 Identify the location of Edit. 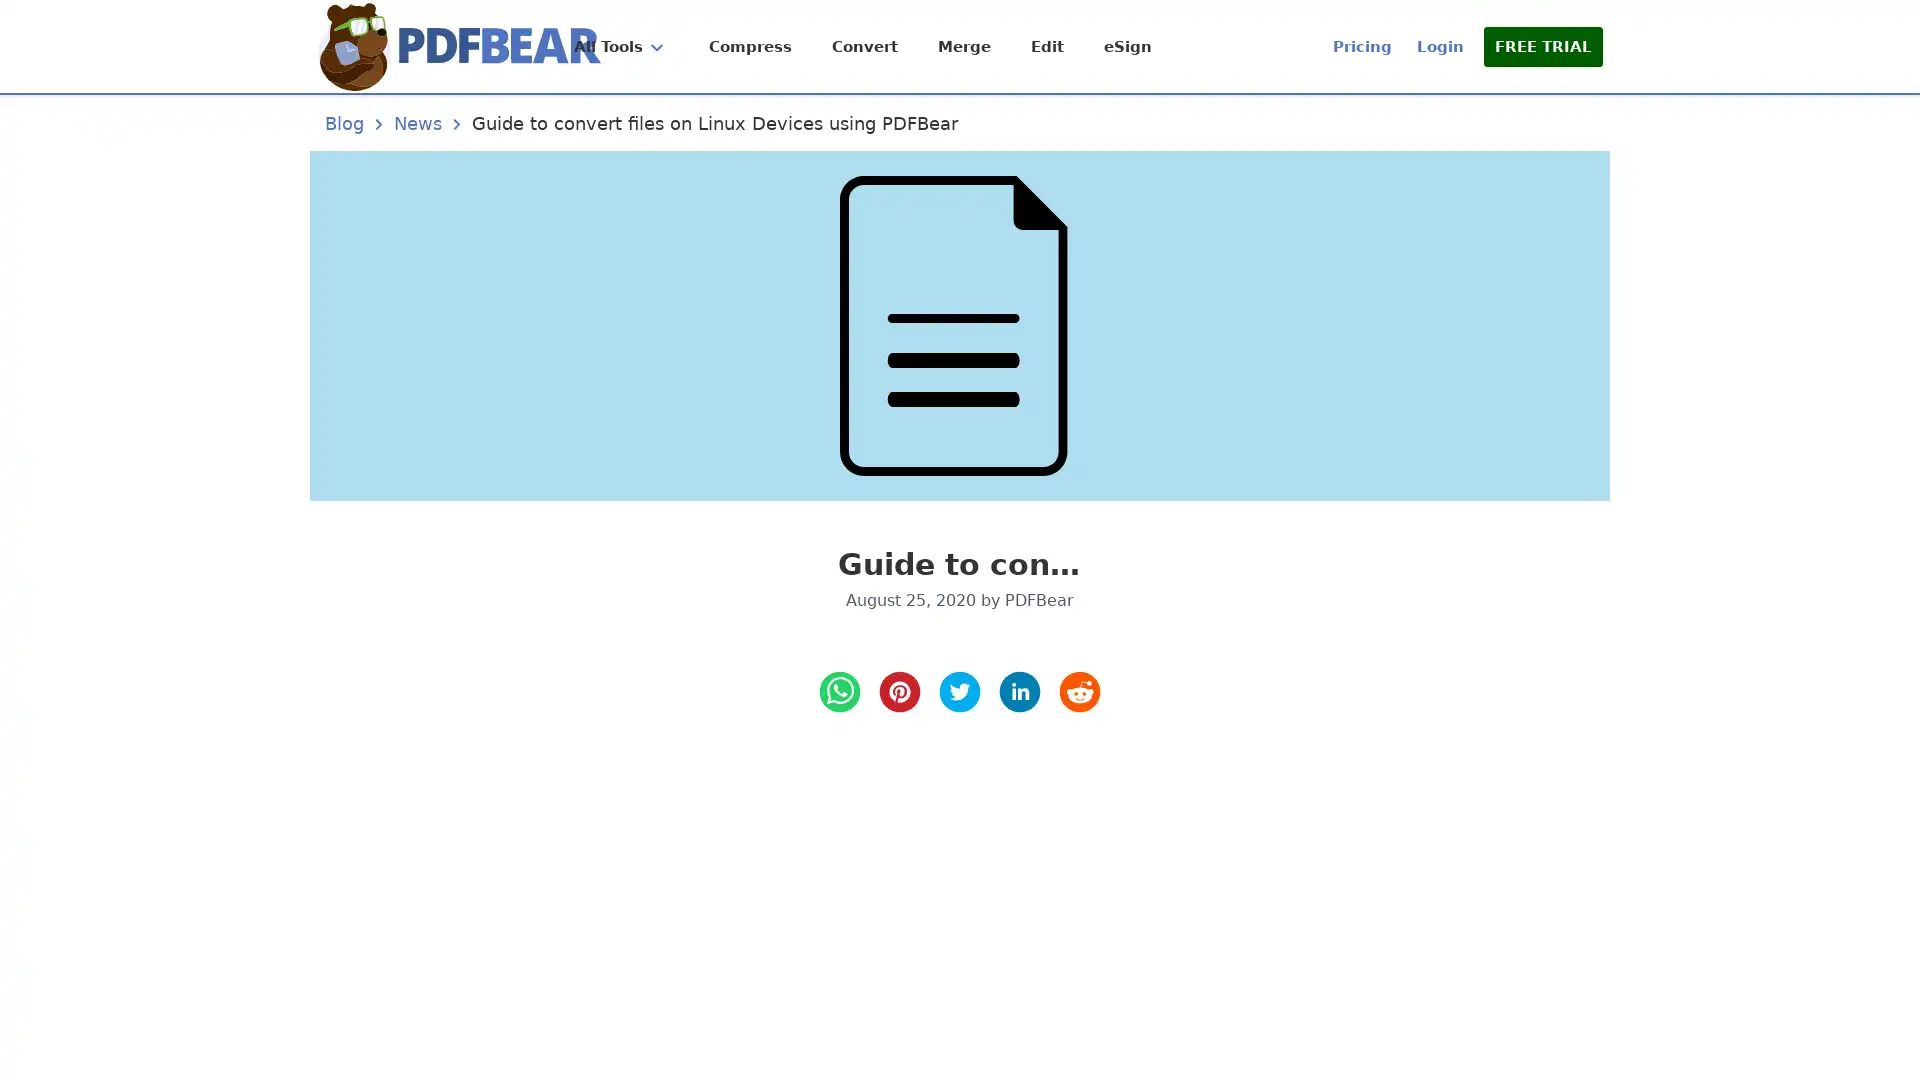
(1045, 45).